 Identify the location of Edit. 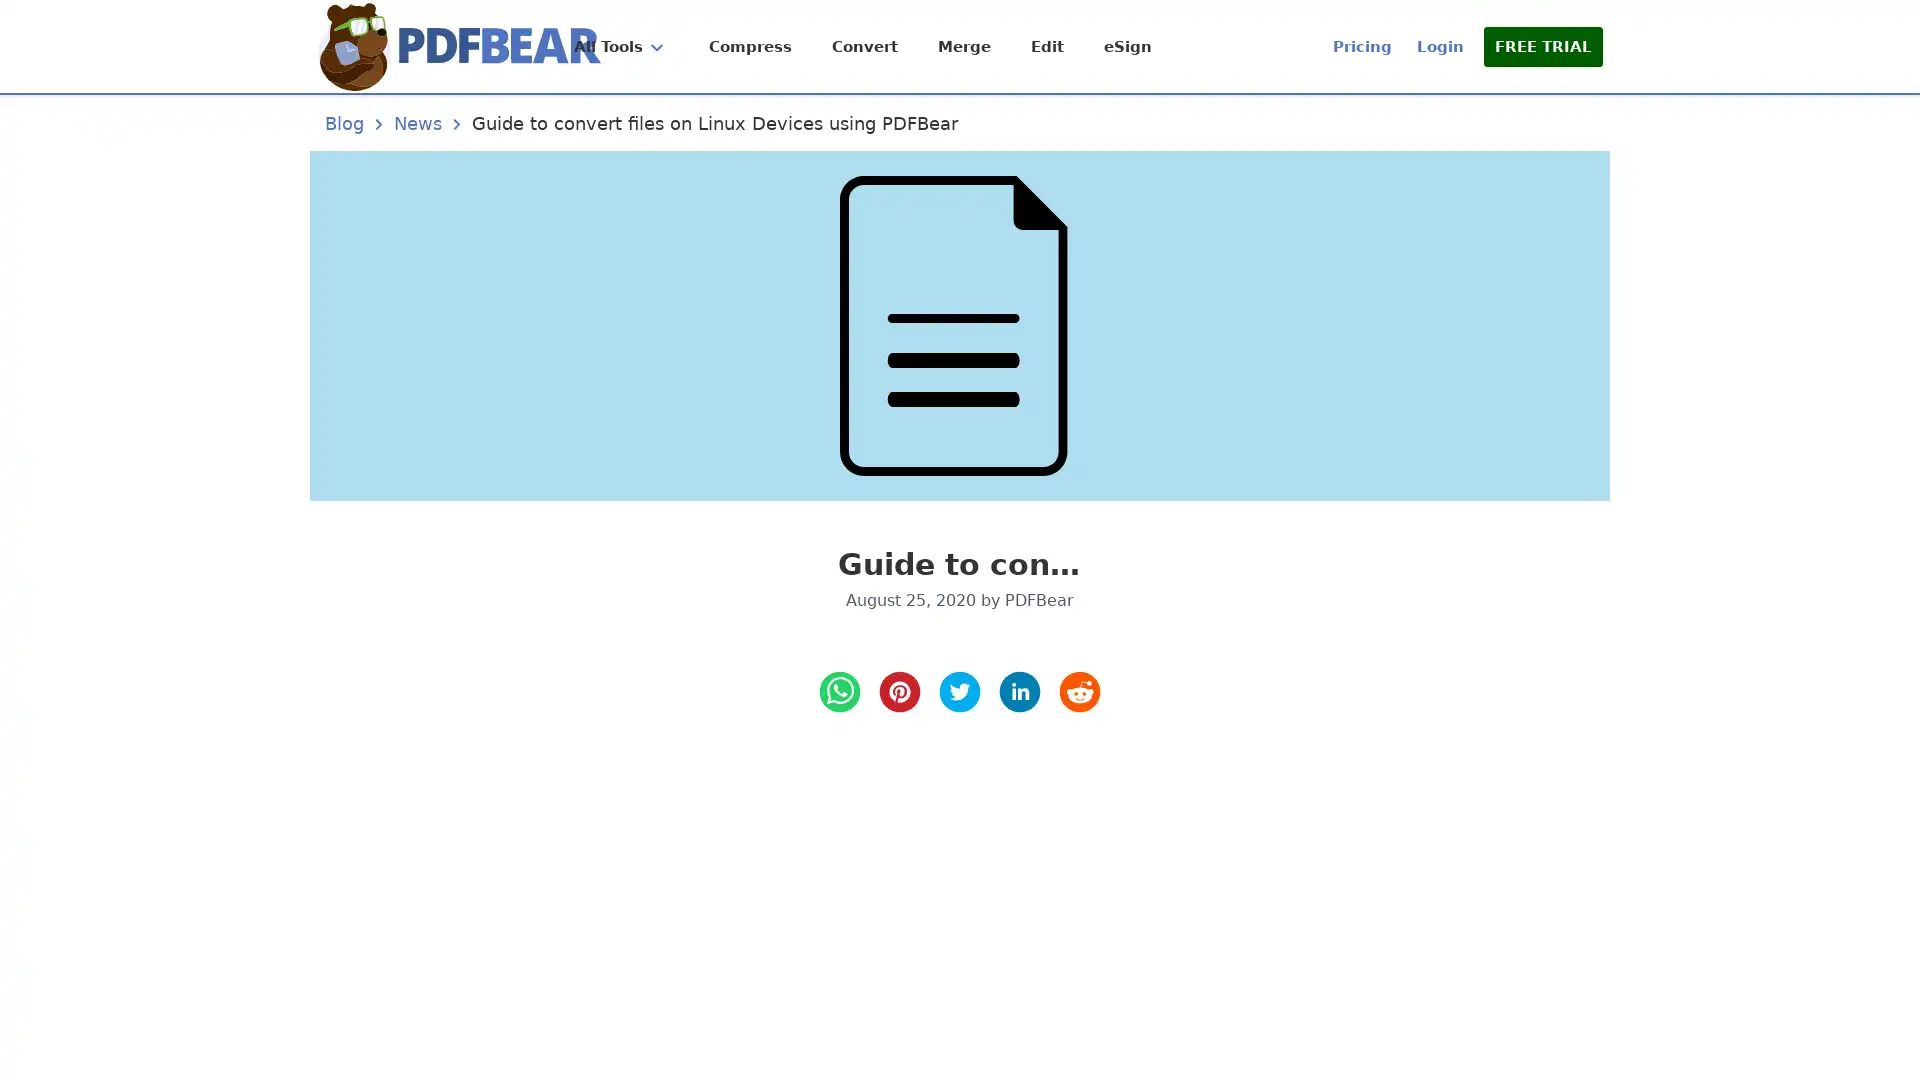
(1045, 45).